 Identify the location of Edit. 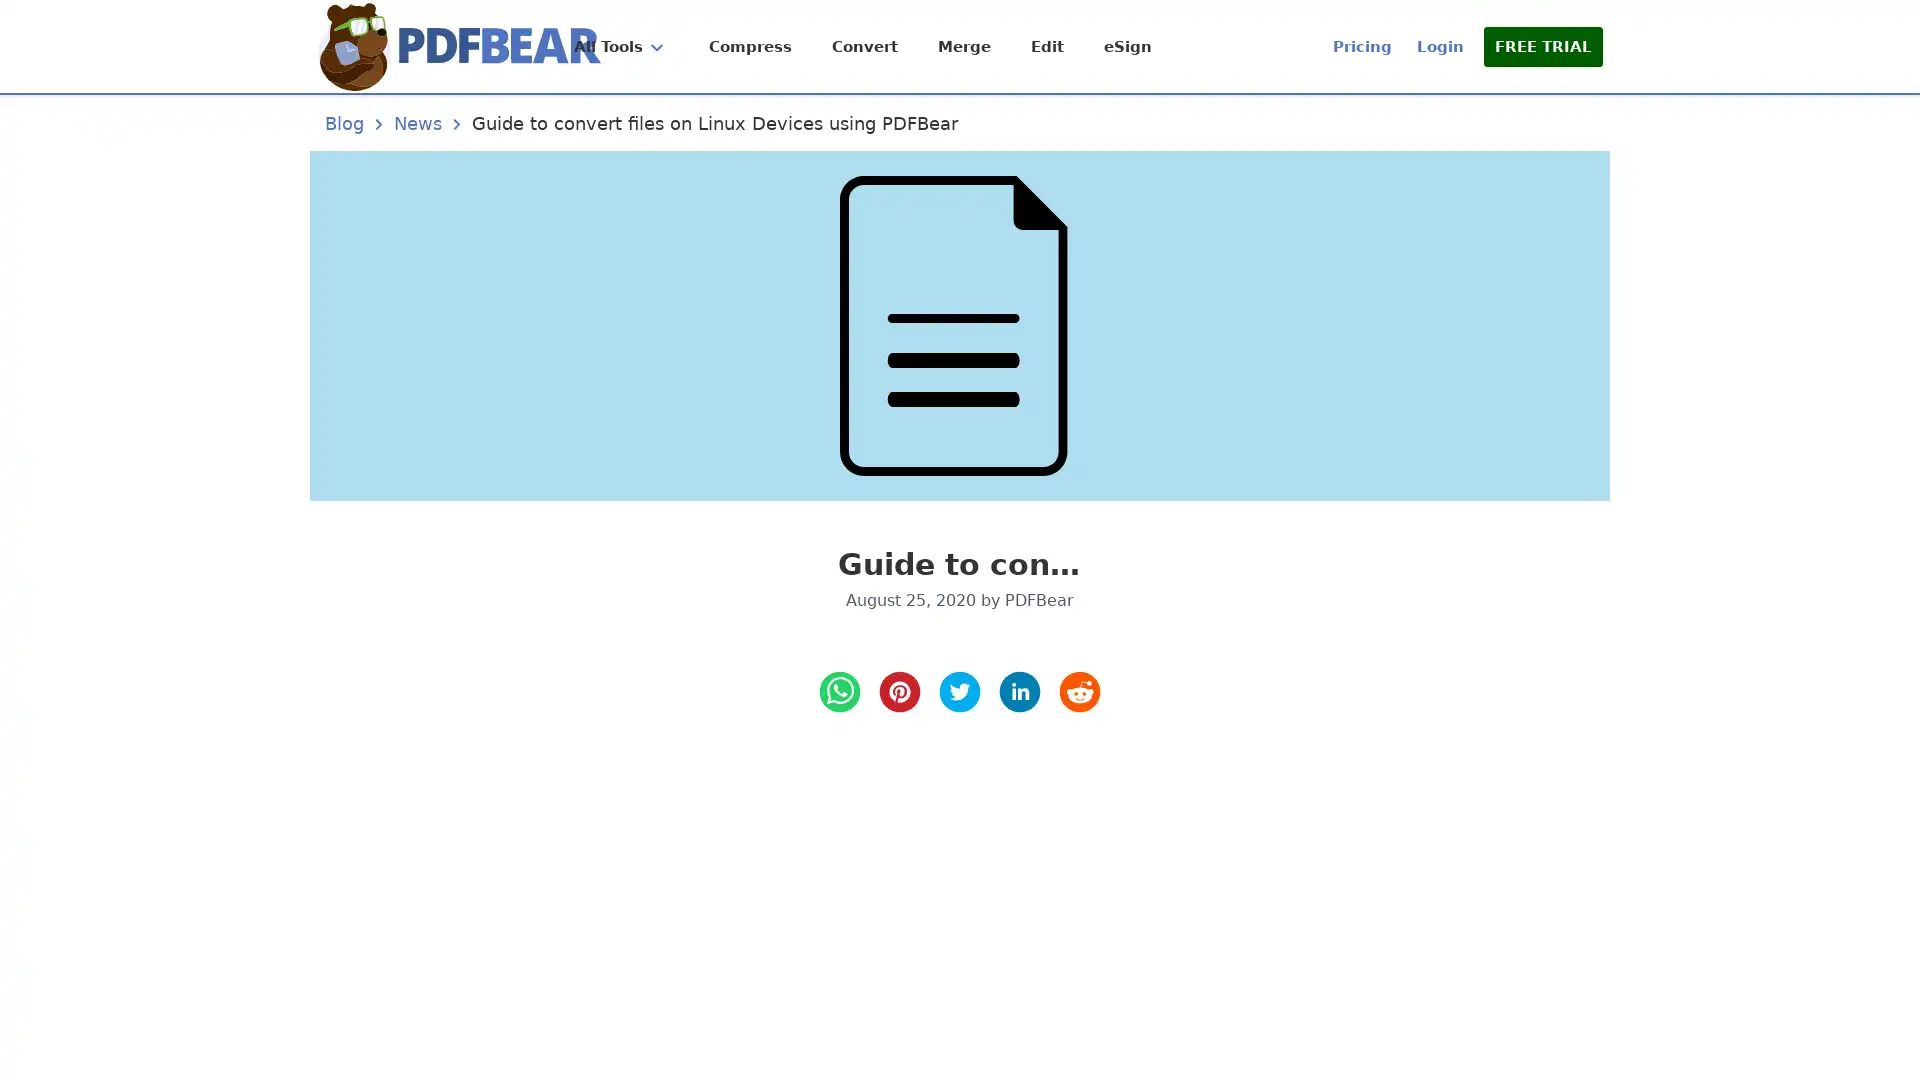
(1045, 45).